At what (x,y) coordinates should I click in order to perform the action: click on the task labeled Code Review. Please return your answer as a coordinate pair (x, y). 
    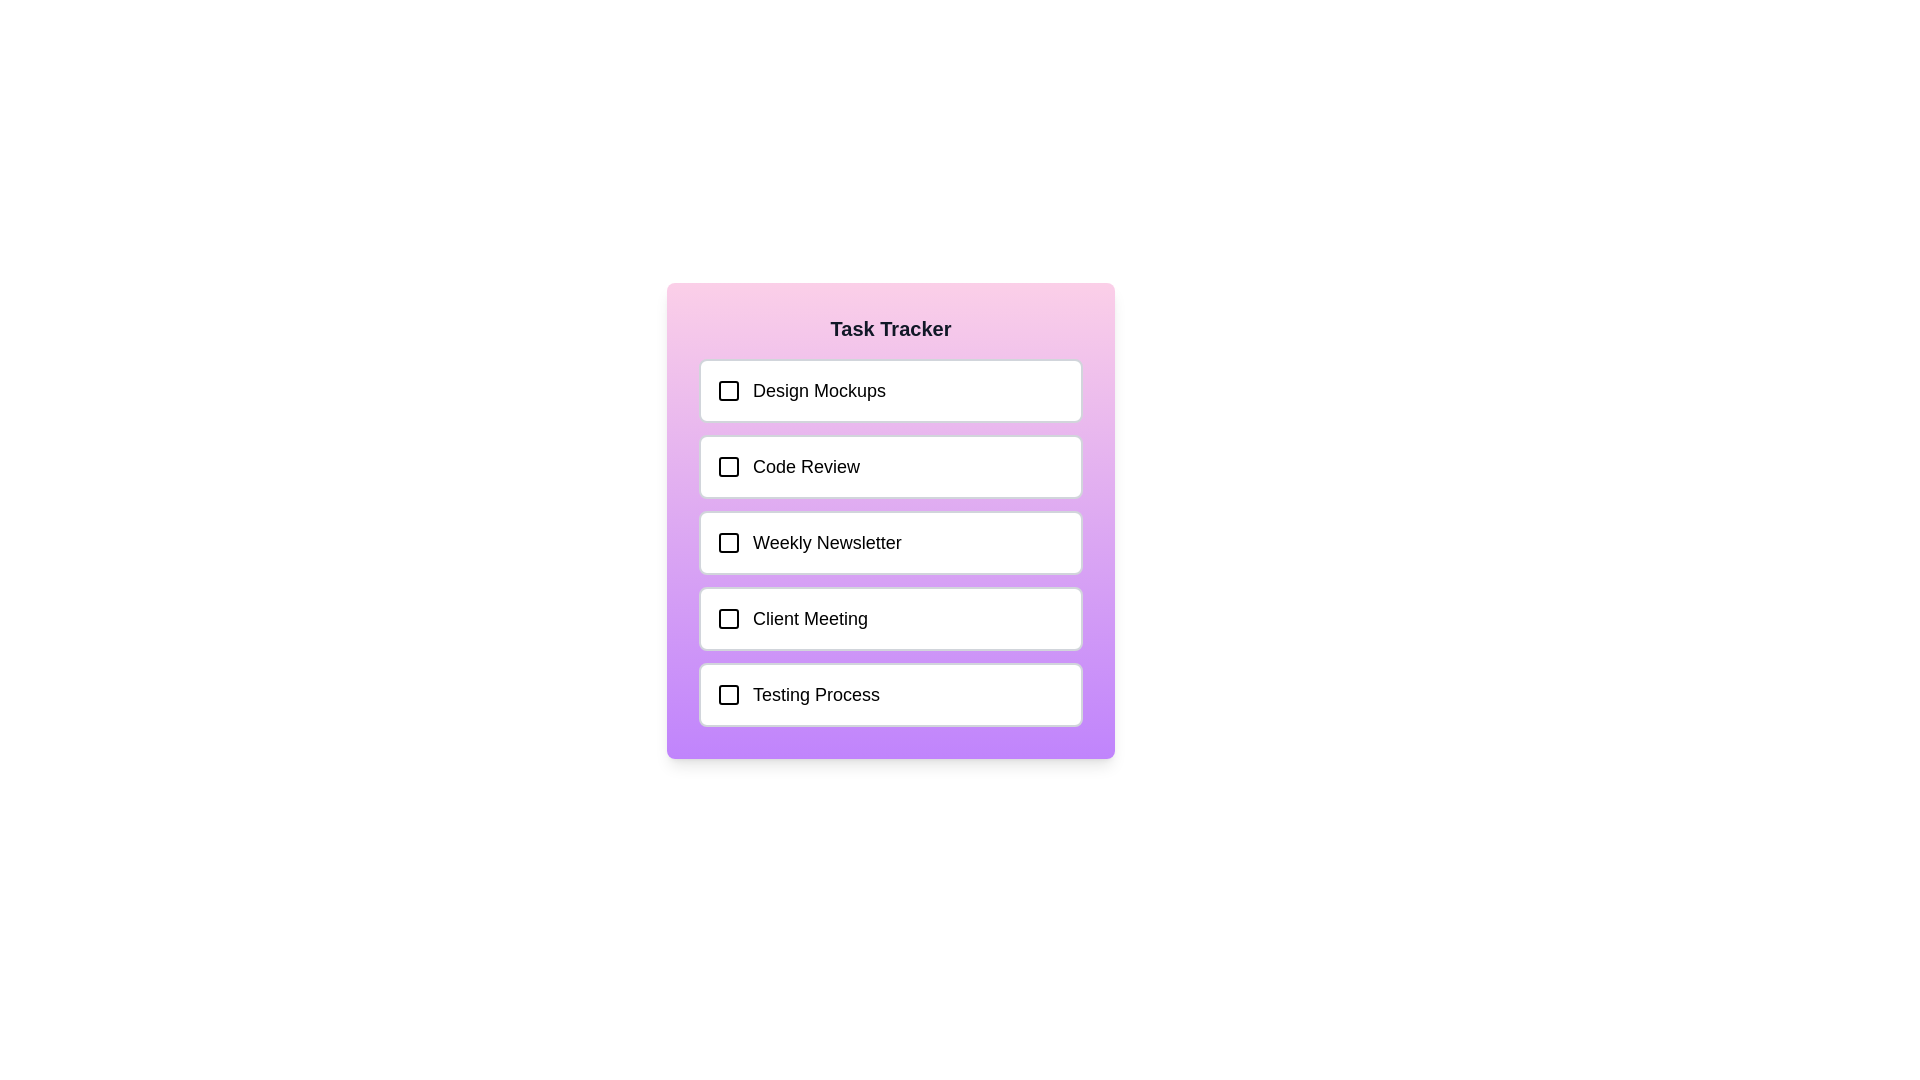
    Looking at the image, I should click on (890, 466).